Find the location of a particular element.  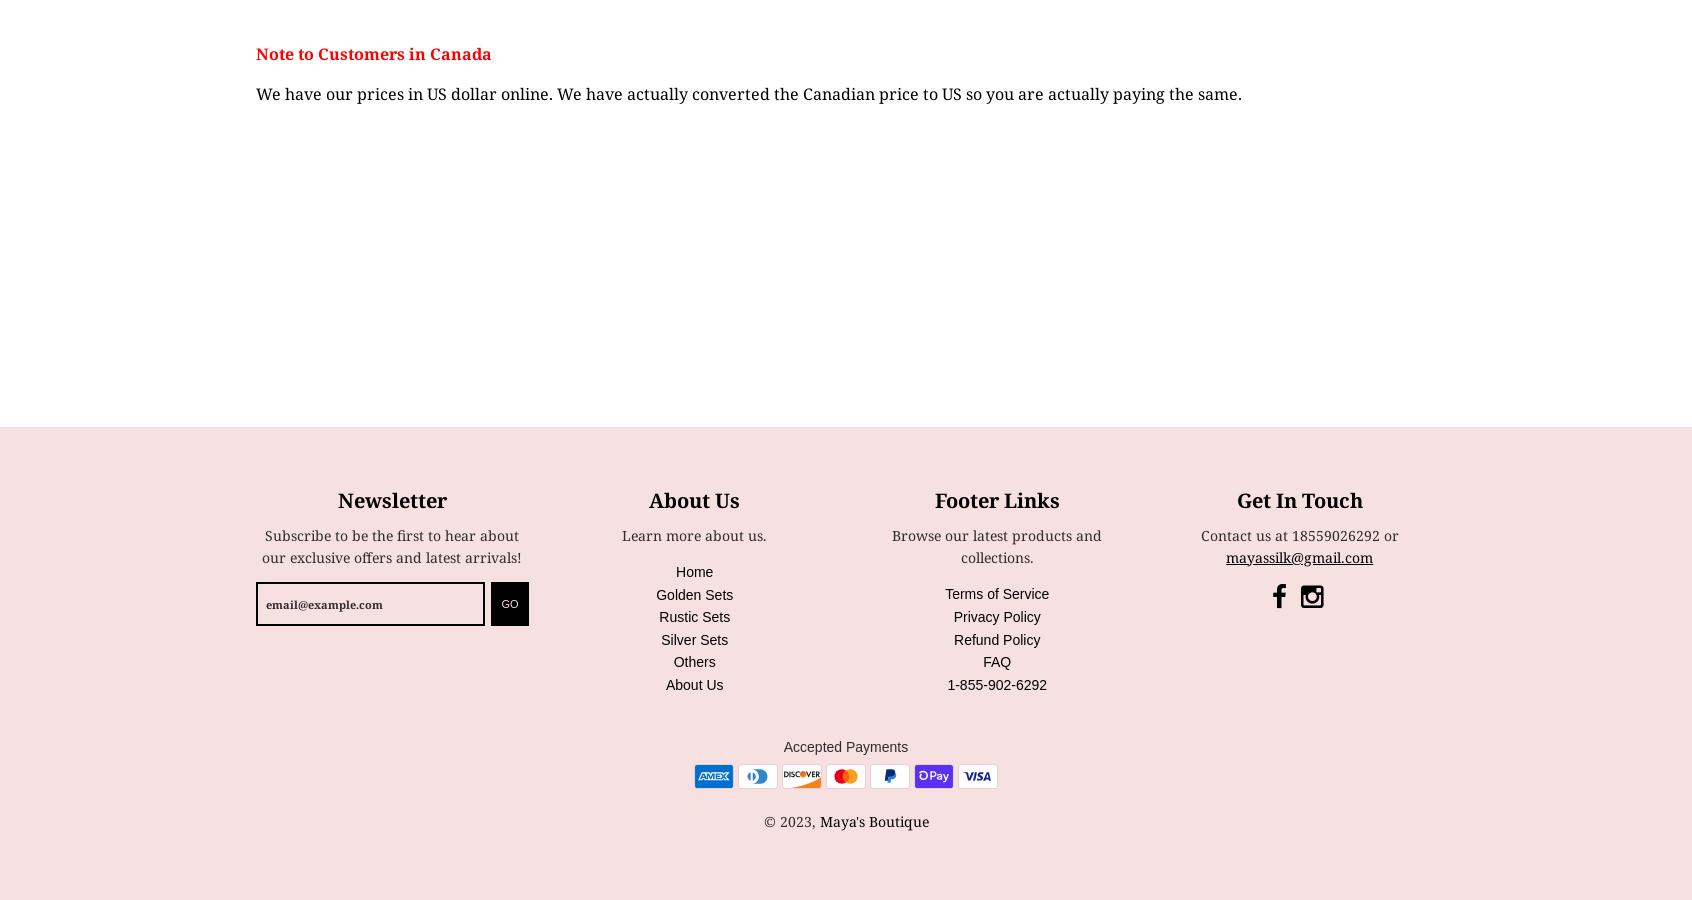

'Subscribe to be the first to hear about our exclusive offers and latest arrivals!' is located at coordinates (392, 544).